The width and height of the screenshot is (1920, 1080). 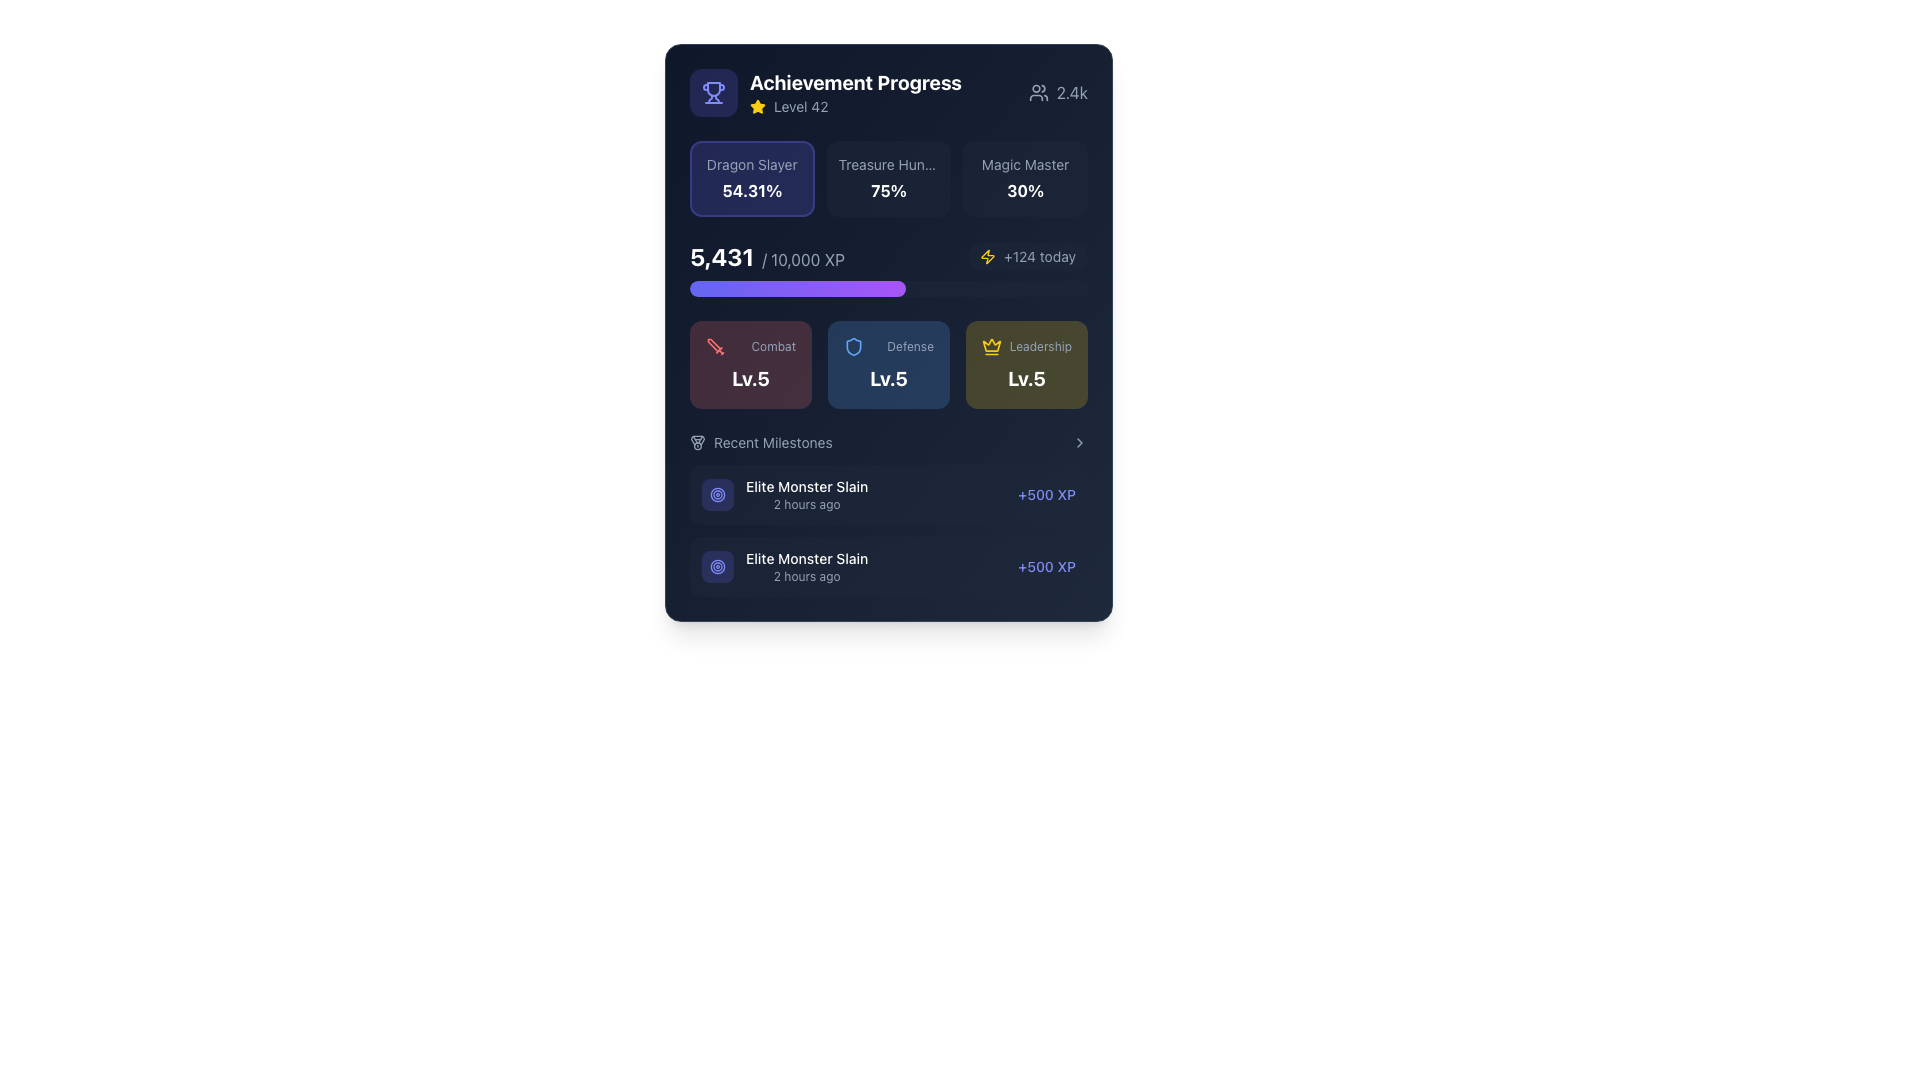 I want to click on static text content that displays 'Elite Monster Slain' and '2 hours ago' located in the 'Recent Milestones' section, positioned to the left of a '+500 XP' text, so click(x=784, y=494).